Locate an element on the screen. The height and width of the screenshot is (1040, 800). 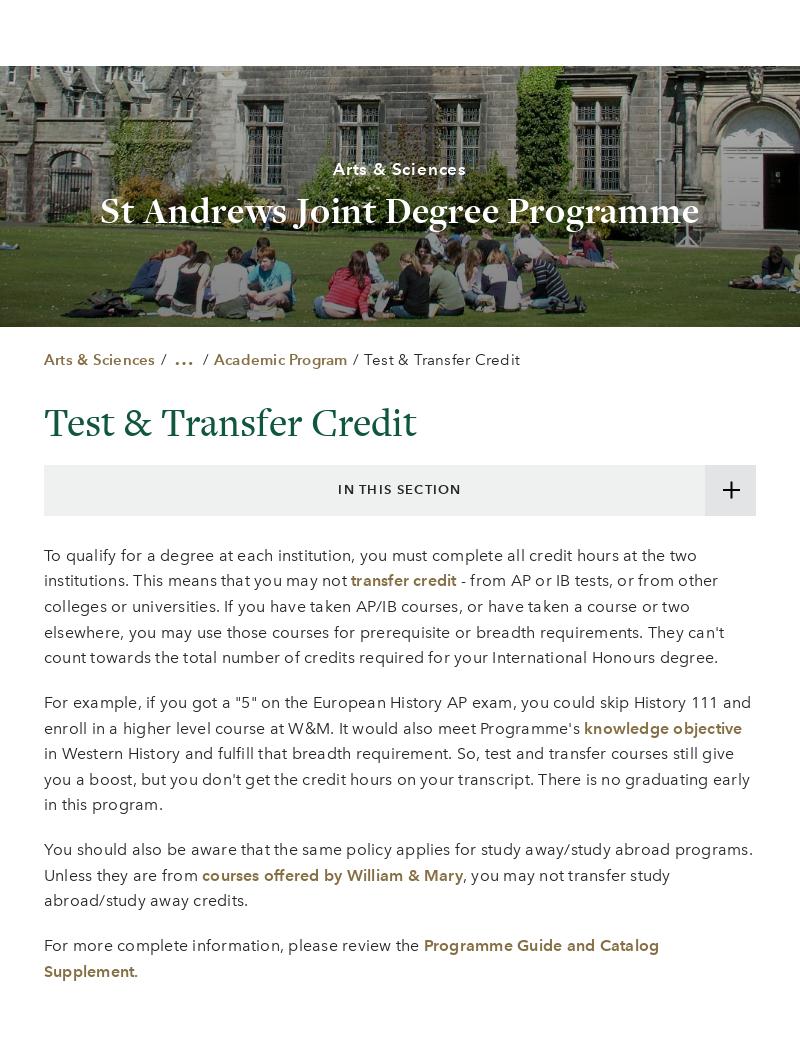
'William & Mary Blogs' is located at coordinates (398, 748).